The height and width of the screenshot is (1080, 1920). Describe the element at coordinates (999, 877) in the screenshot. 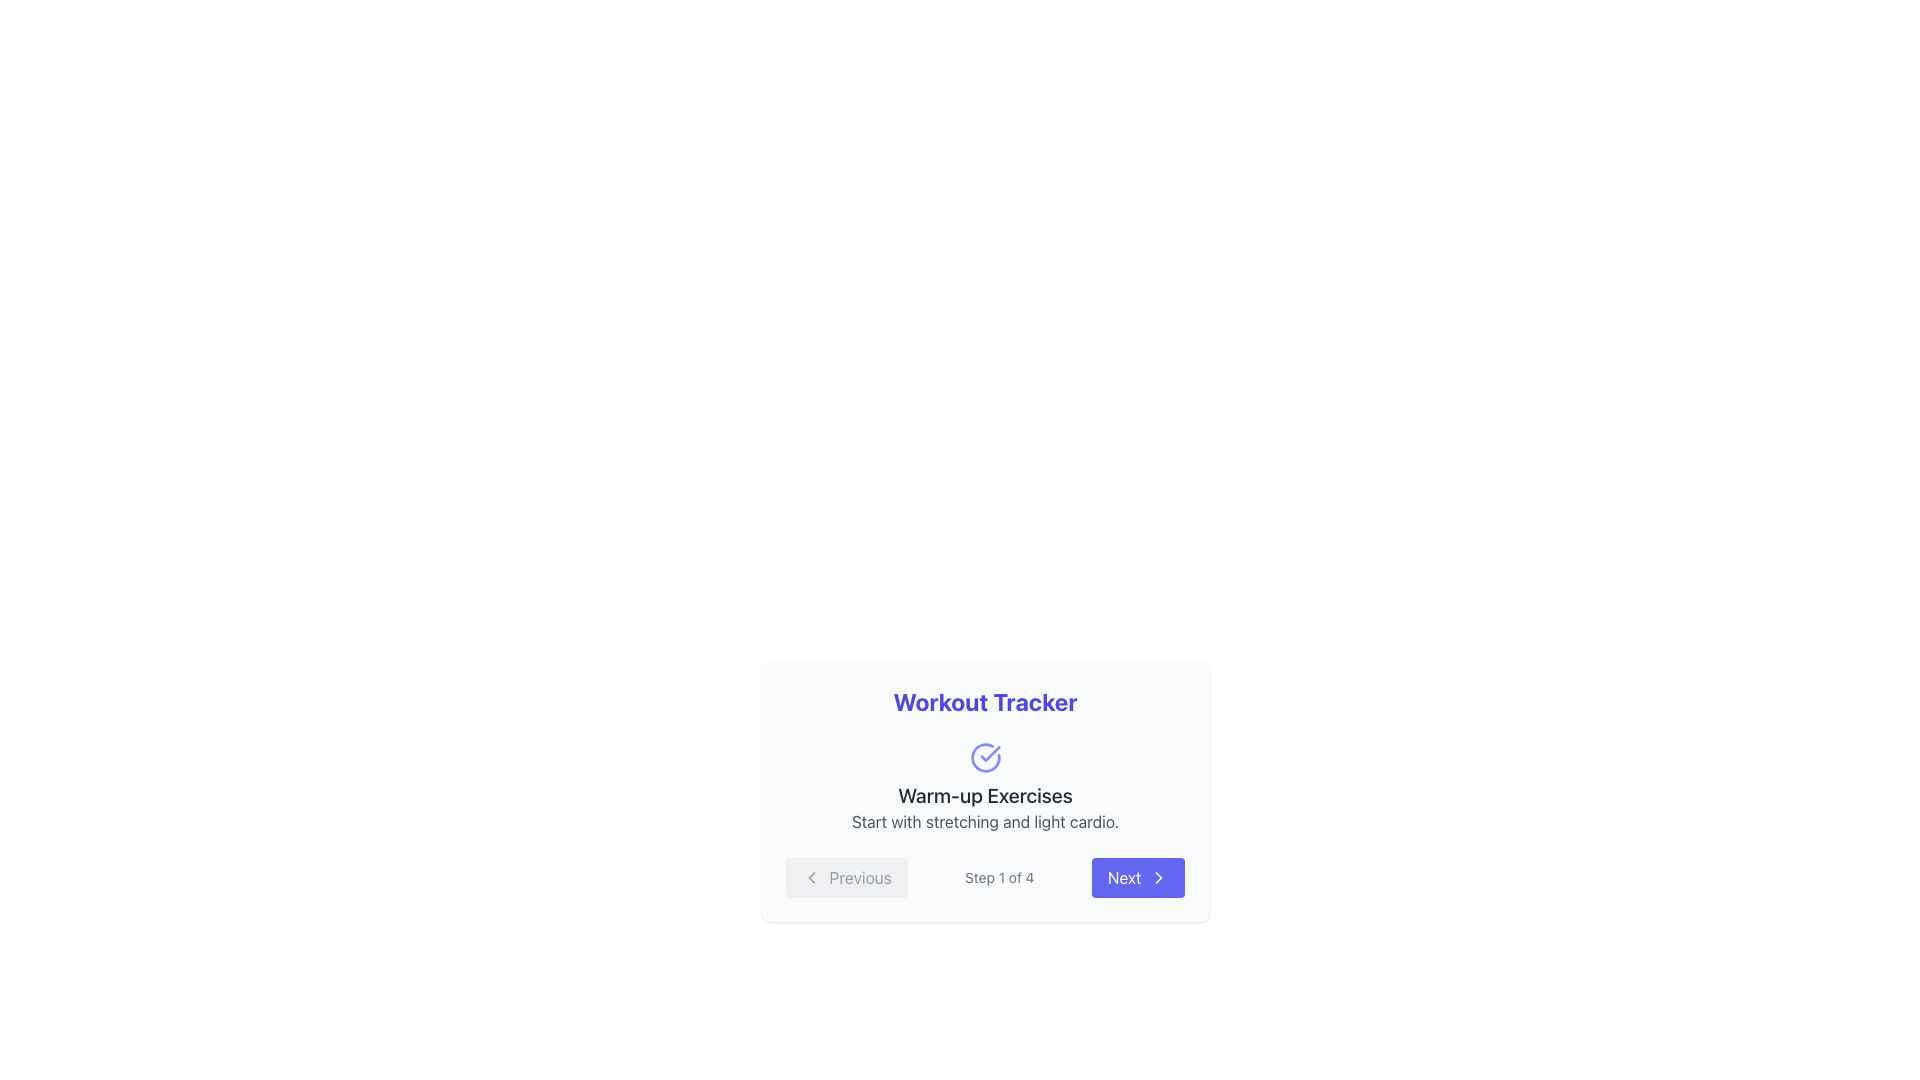

I see `the Static Text Label displaying the progress 'Step 1 of 4' located in the bottom navigation area between the 'Previous' and 'Next' buttons` at that location.